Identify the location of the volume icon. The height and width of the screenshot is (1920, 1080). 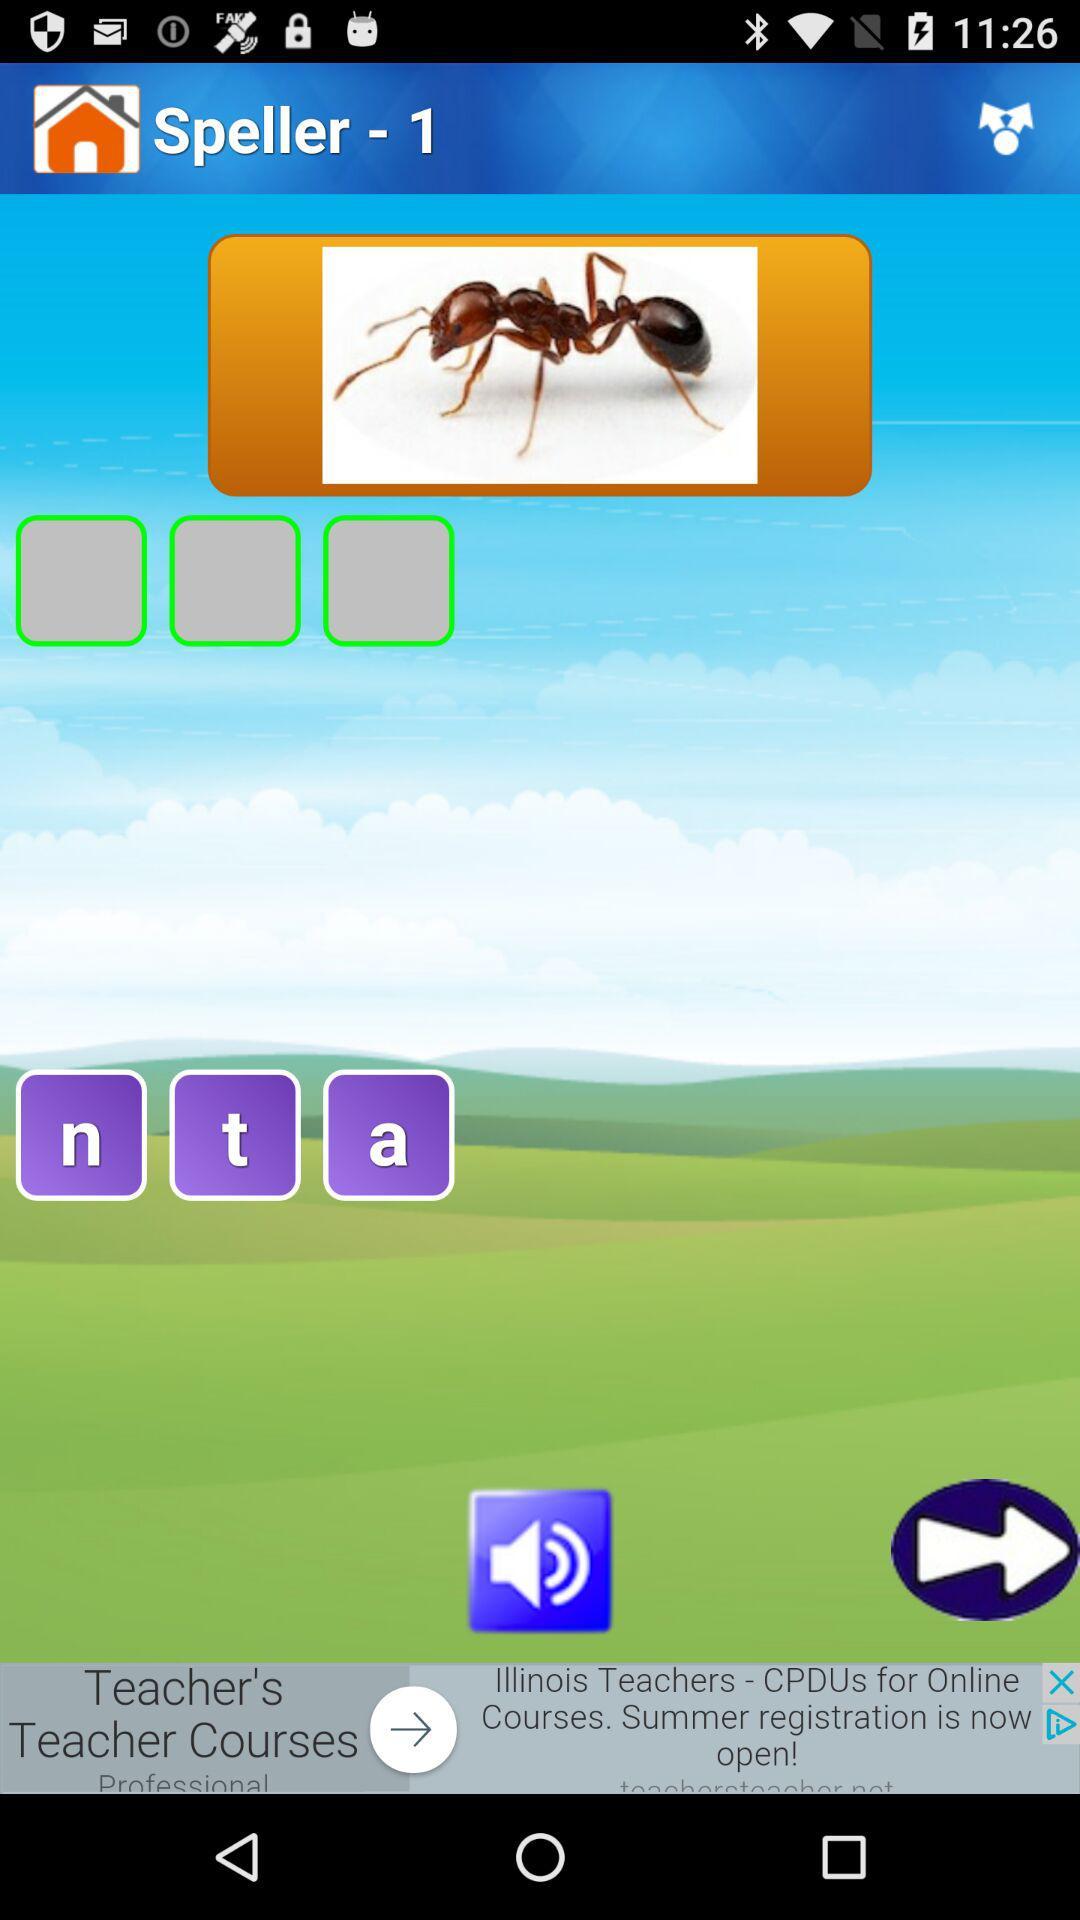
(540, 1667).